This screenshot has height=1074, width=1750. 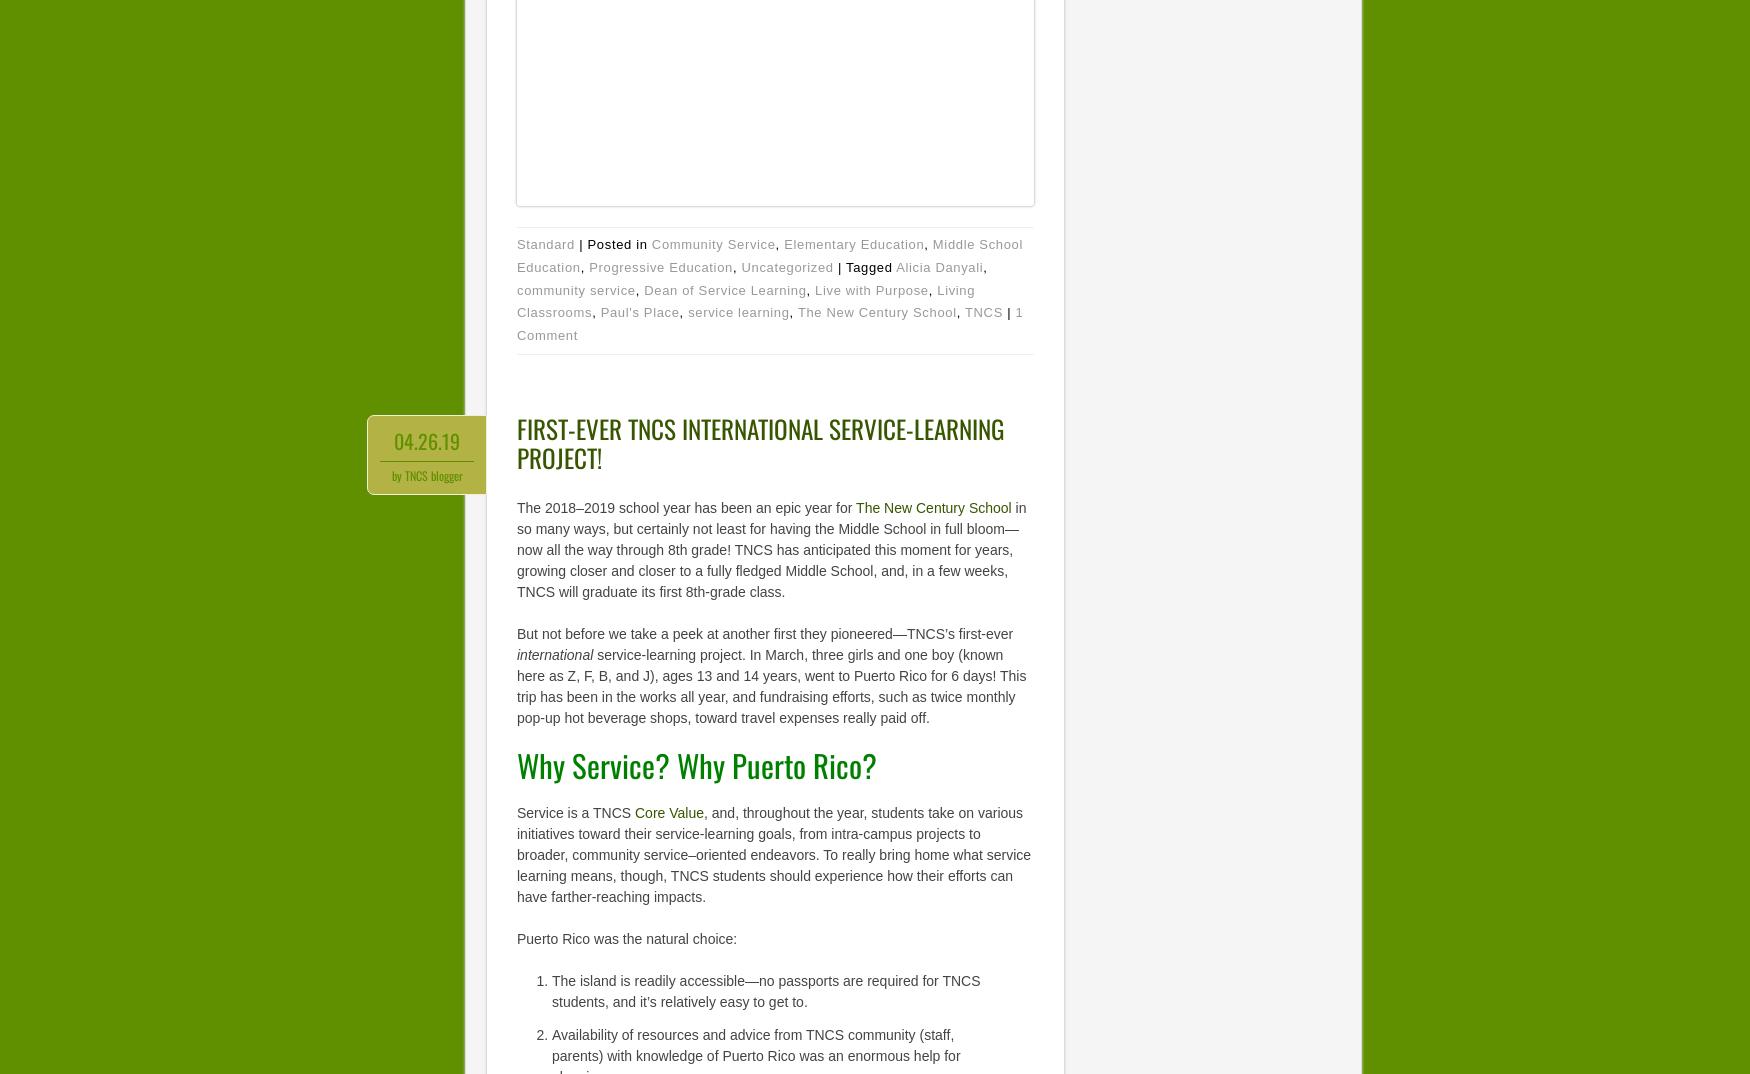 I want to click on '04.26.19', so click(x=426, y=439).